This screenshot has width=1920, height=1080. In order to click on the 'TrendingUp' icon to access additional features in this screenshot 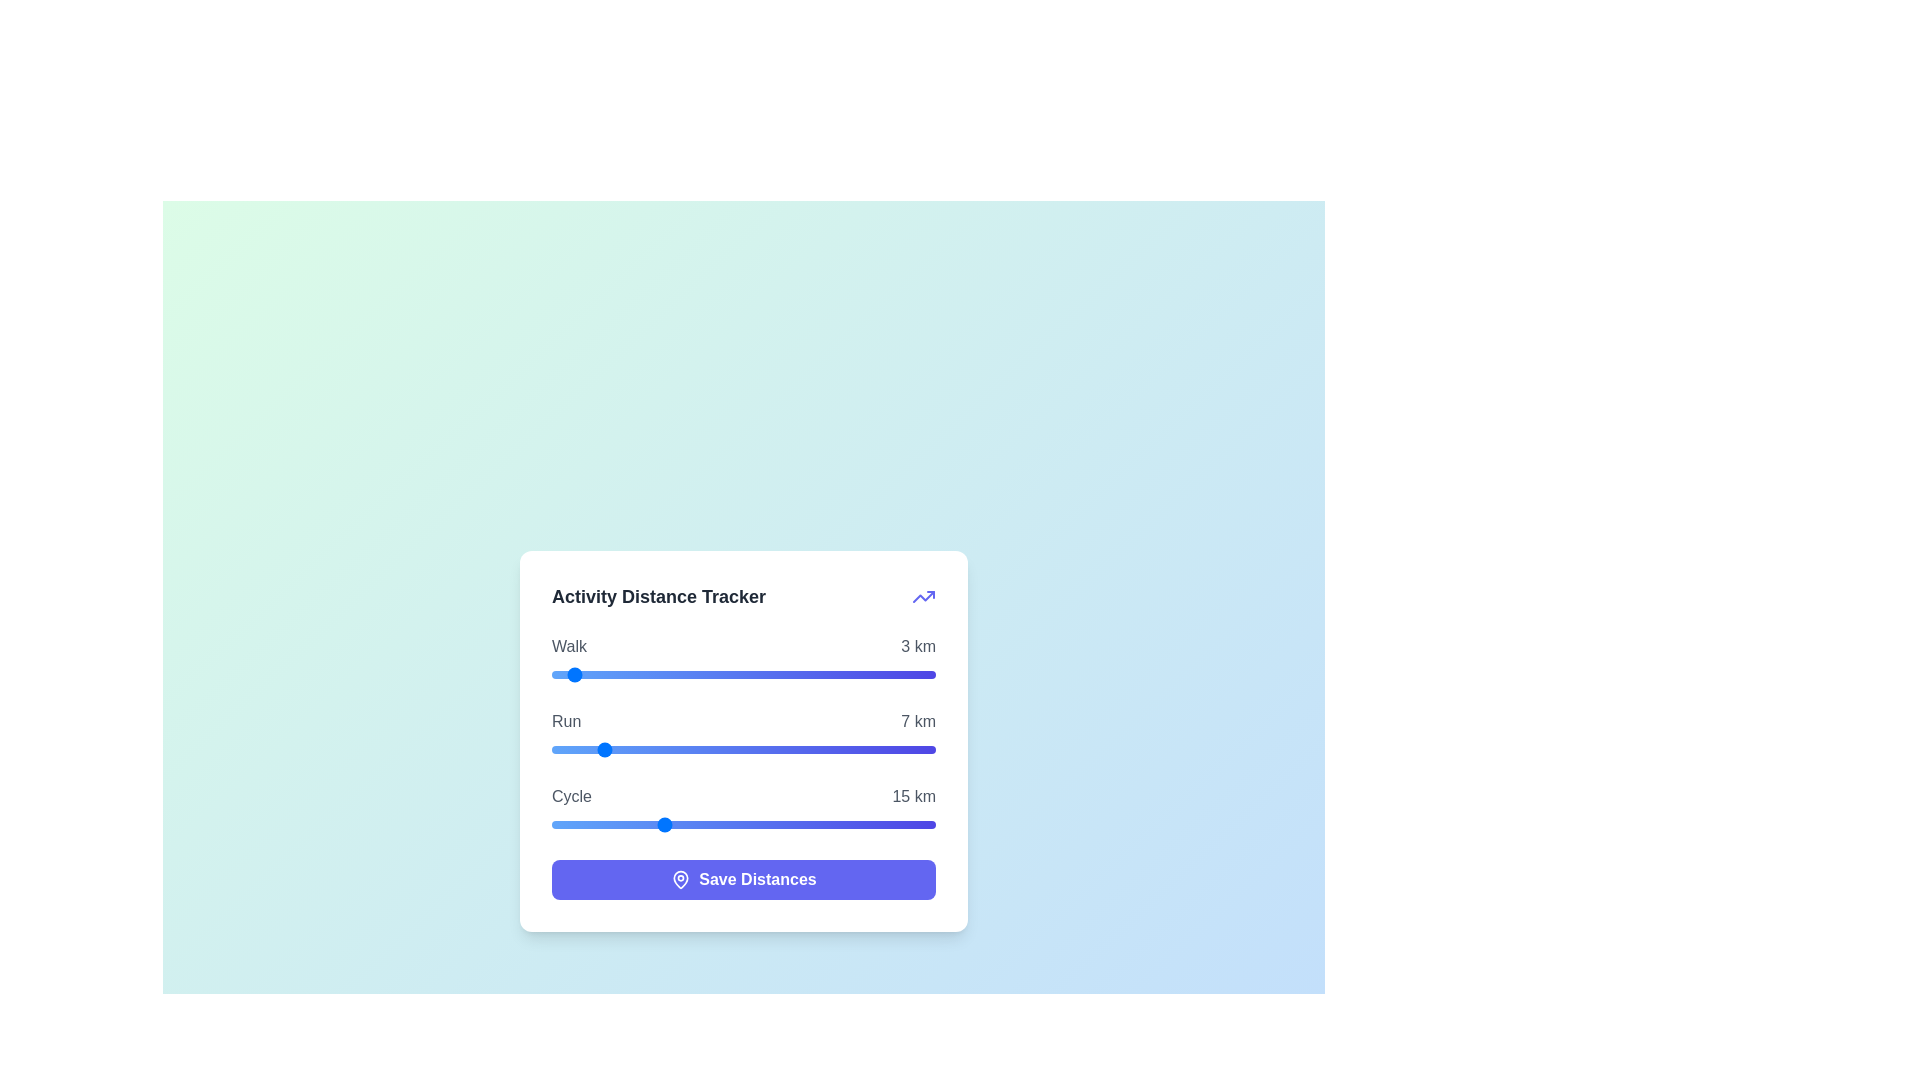, I will do `click(923, 595)`.